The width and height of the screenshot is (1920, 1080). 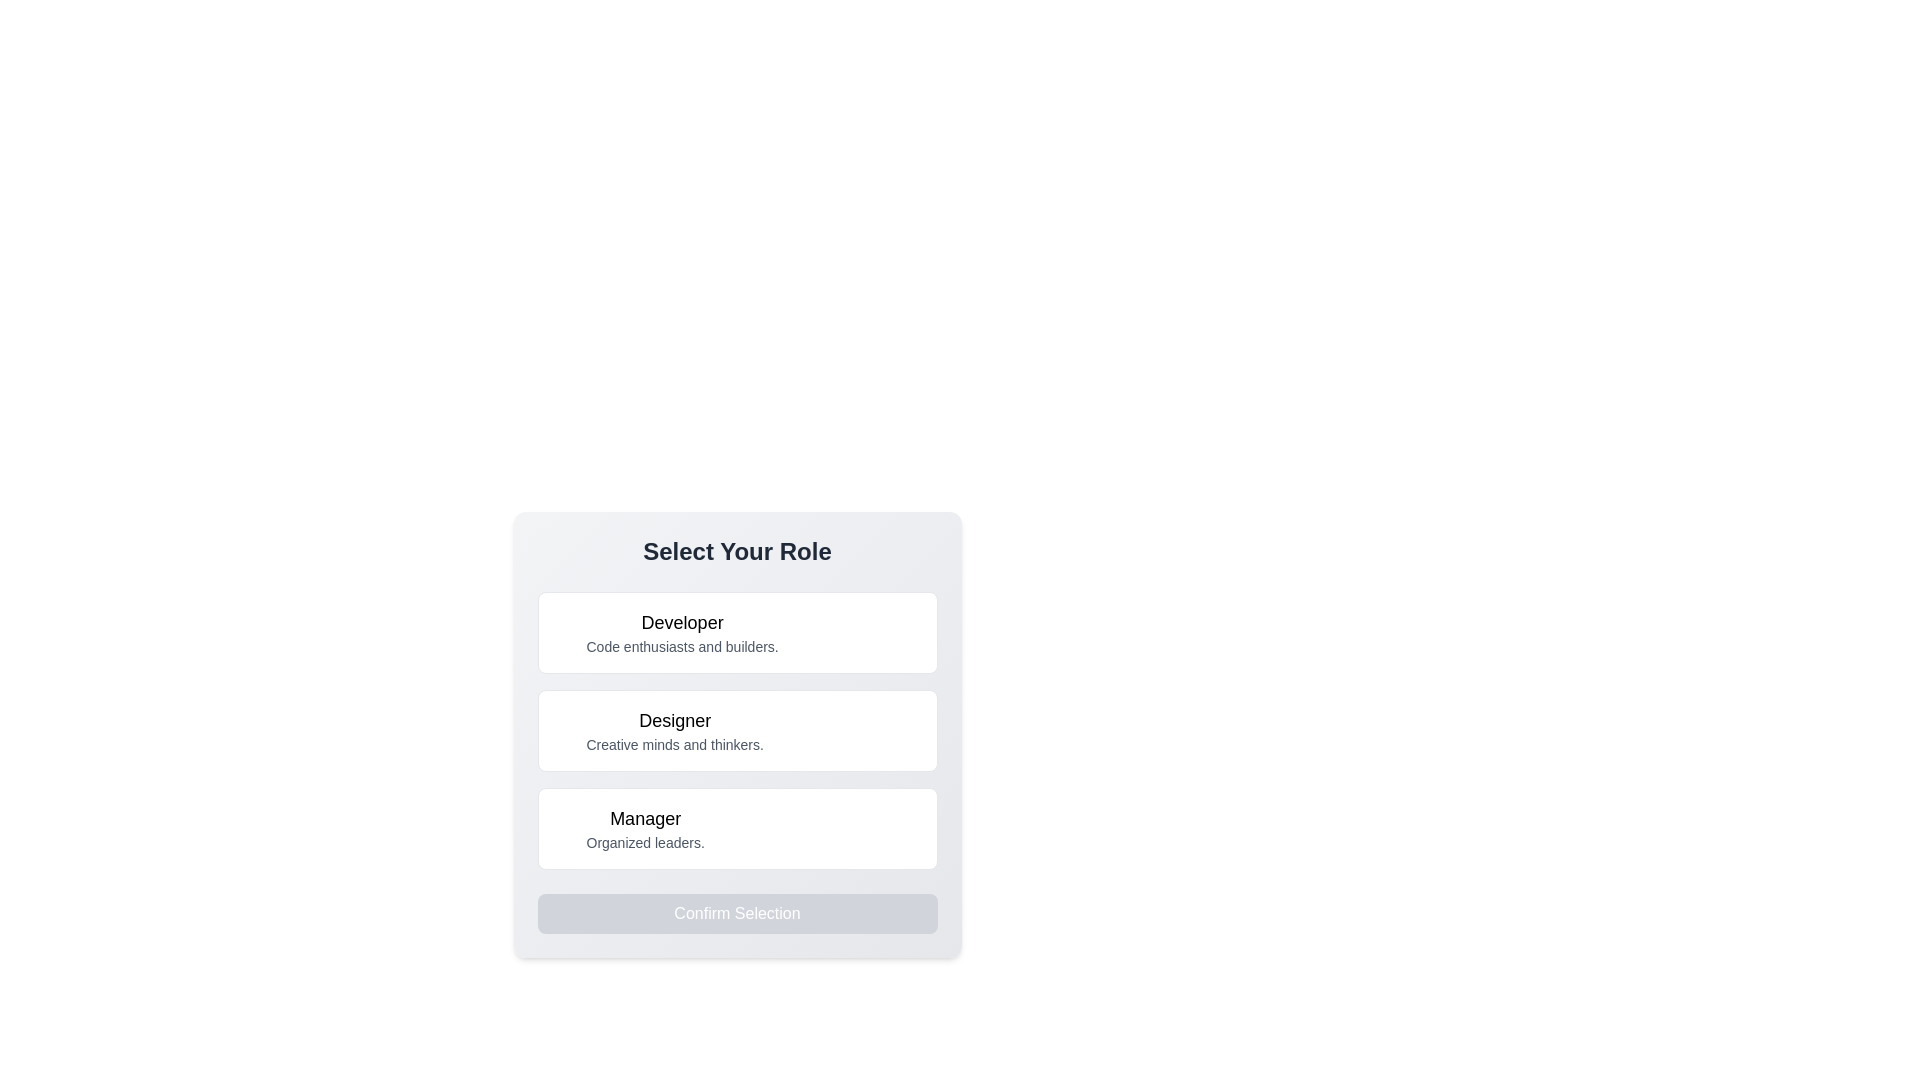 What do you see at coordinates (645, 829) in the screenshot?
I see `the third option in the vertical selection list, which is the 'Manager' role represented by a card with bold text and a clean layout` at bounding box center [645, 829].